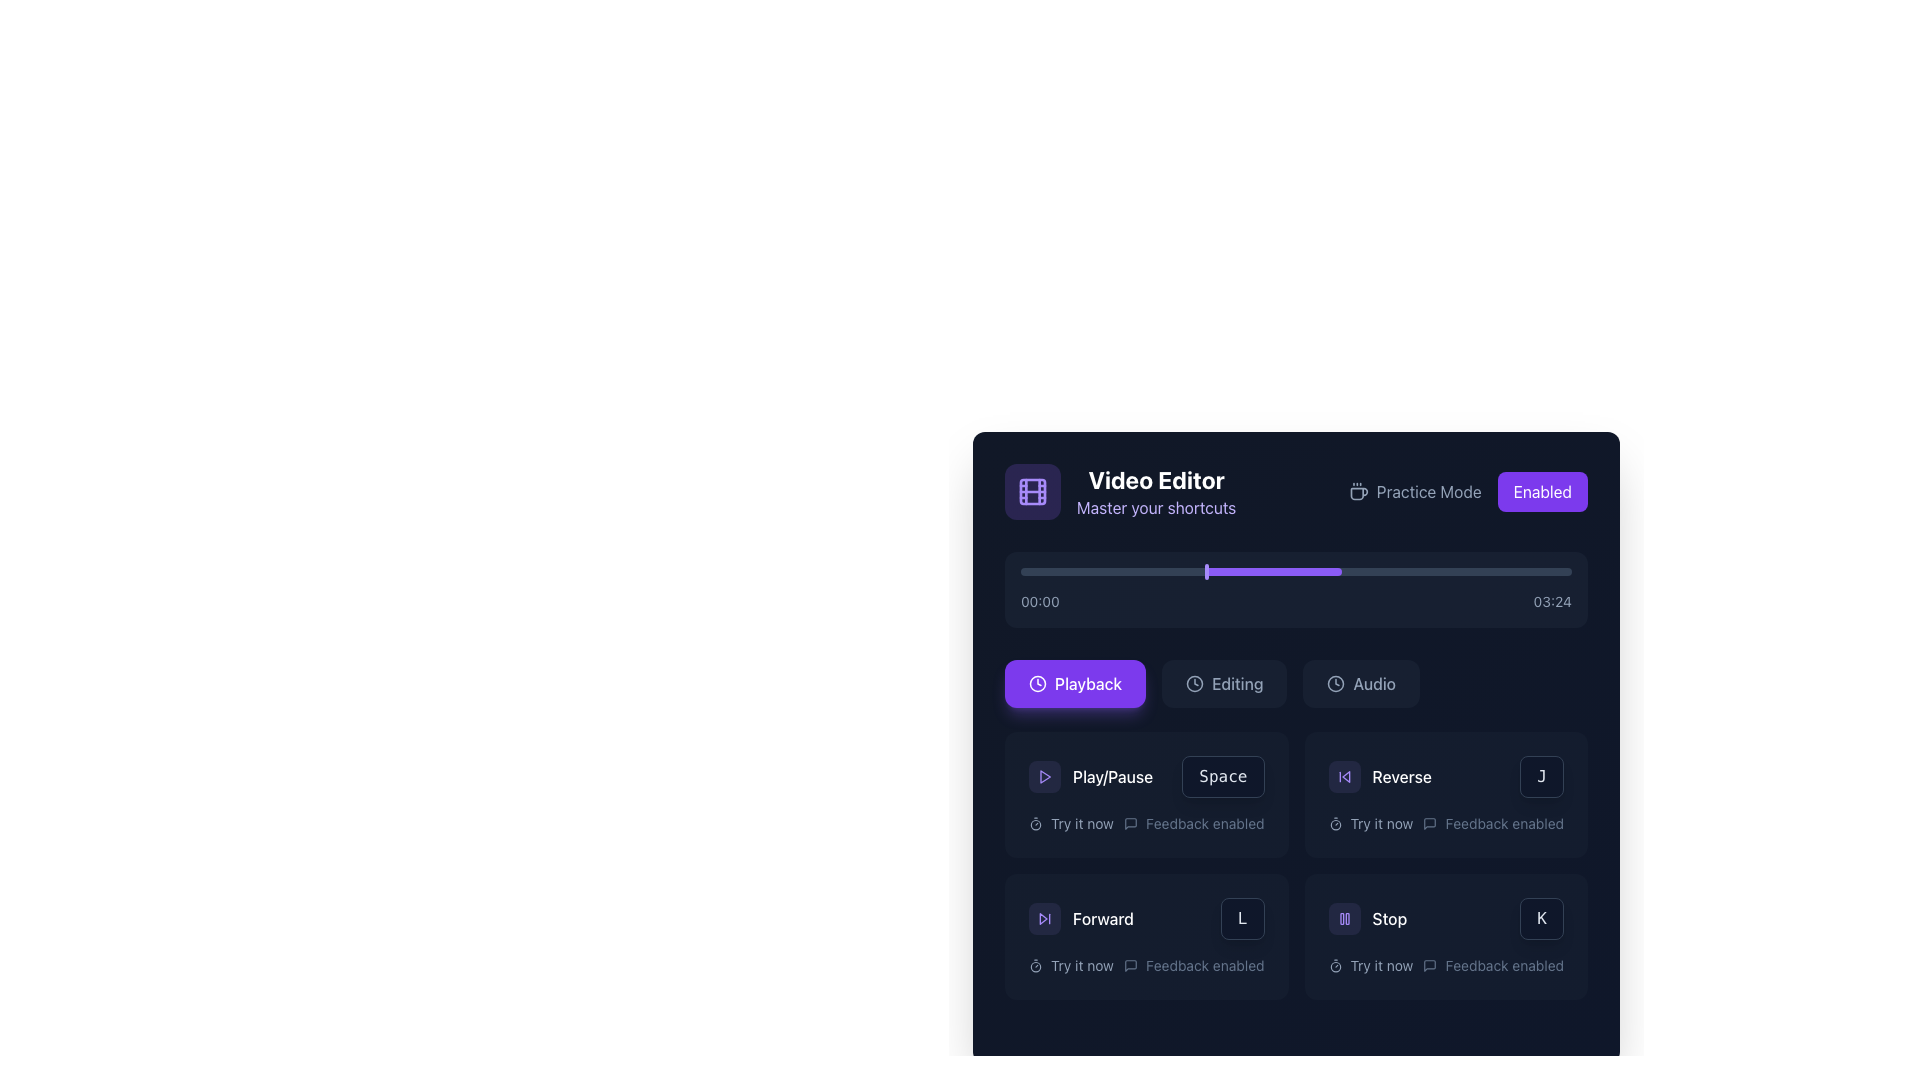  Describe the element at coordinates (1156, 479) in the screenshot. I see `the 'Video Editor' text label element, which is presented in bold, large, white font on a dark background, located near the top-left area of the interface` at that location.